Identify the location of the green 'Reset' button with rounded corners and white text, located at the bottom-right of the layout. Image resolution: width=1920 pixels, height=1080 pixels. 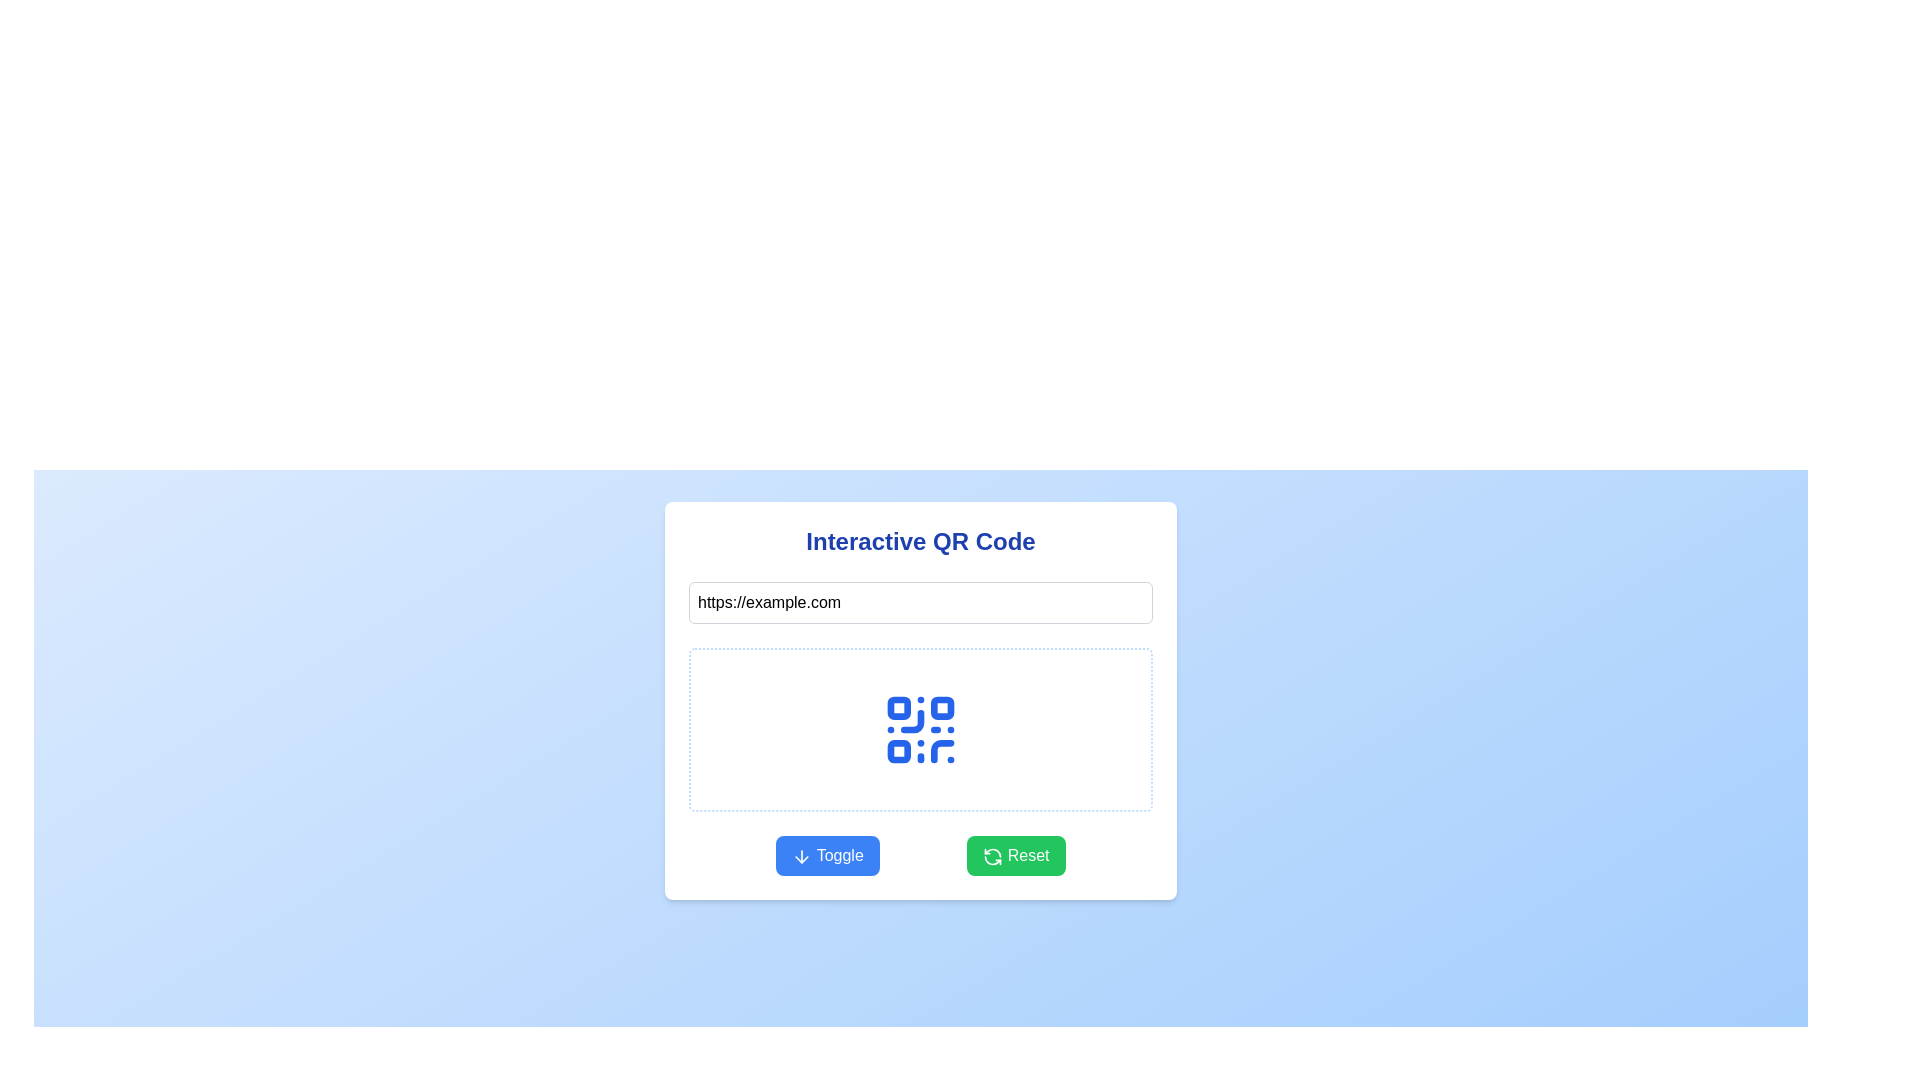
(1016, 855).